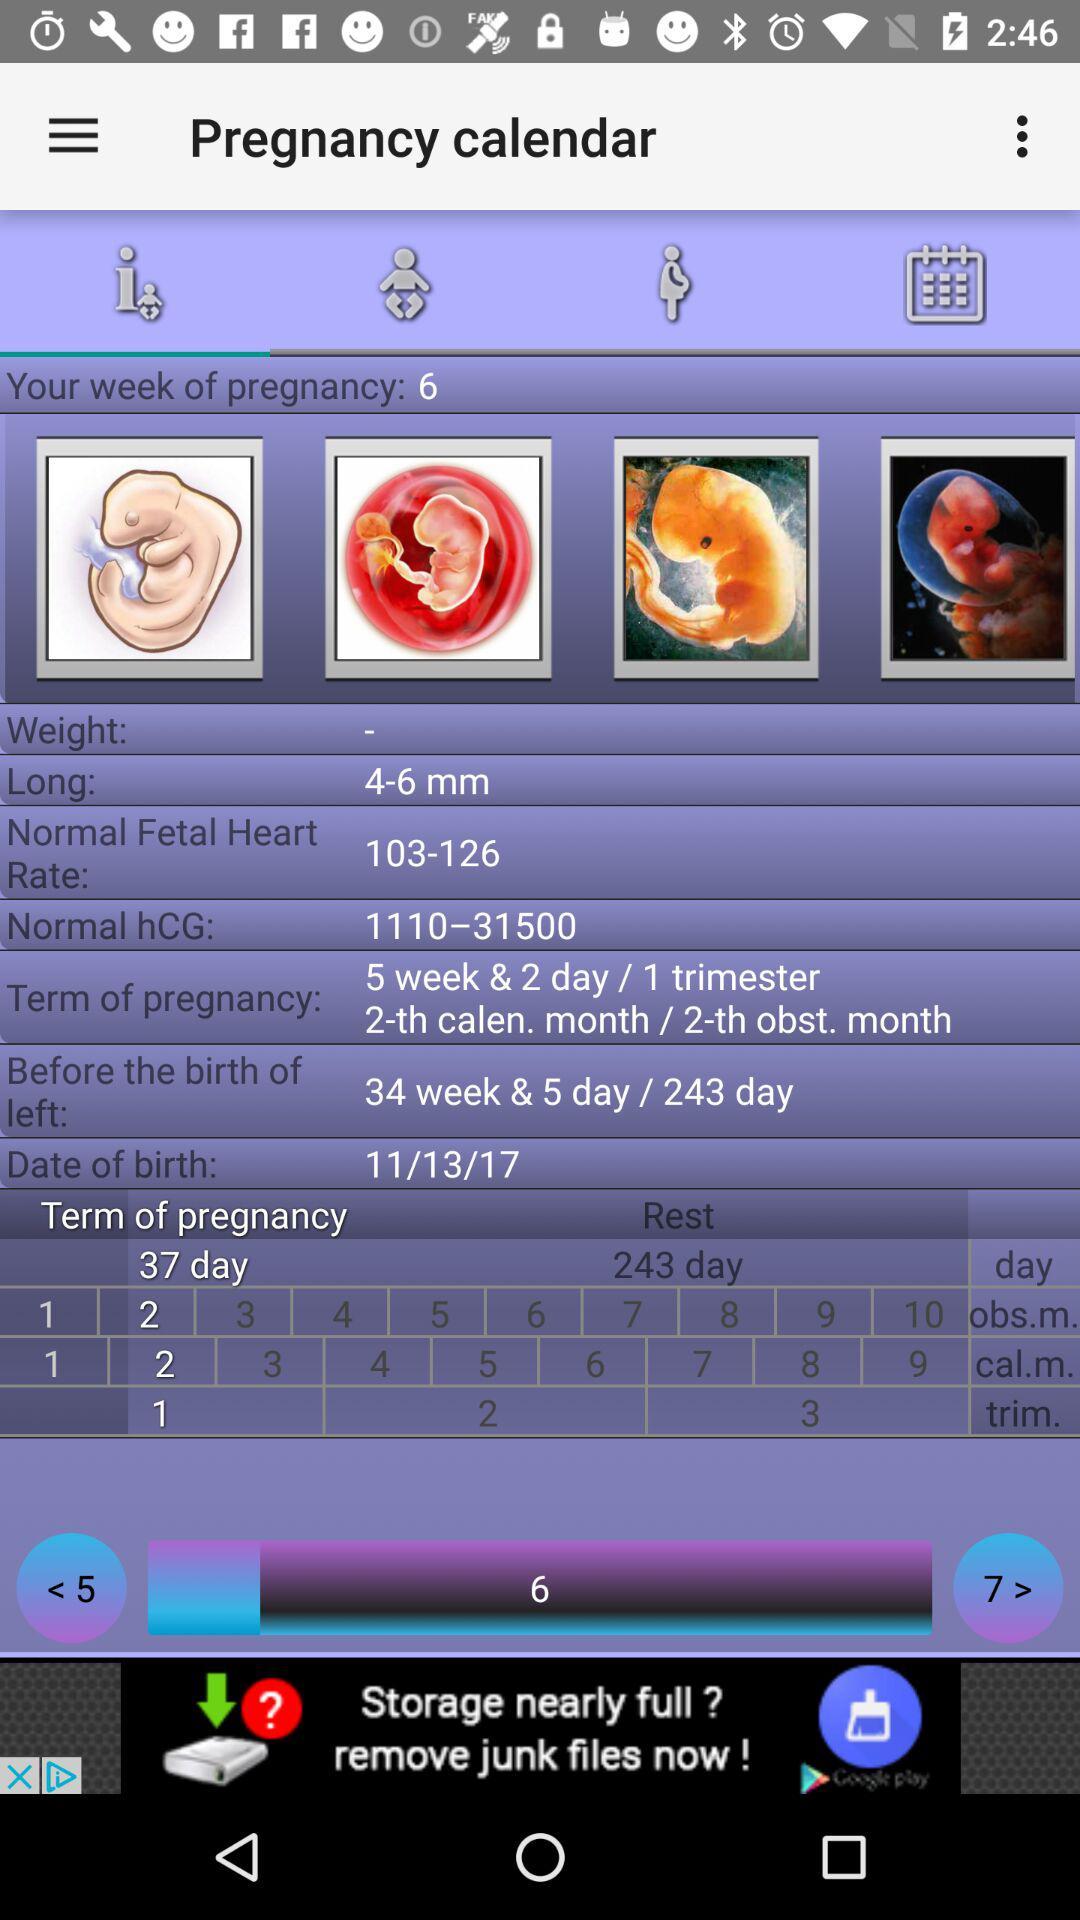 The height and width of the screenshot is (1920, 1080). I want to click on screen page, so click(963, 558).